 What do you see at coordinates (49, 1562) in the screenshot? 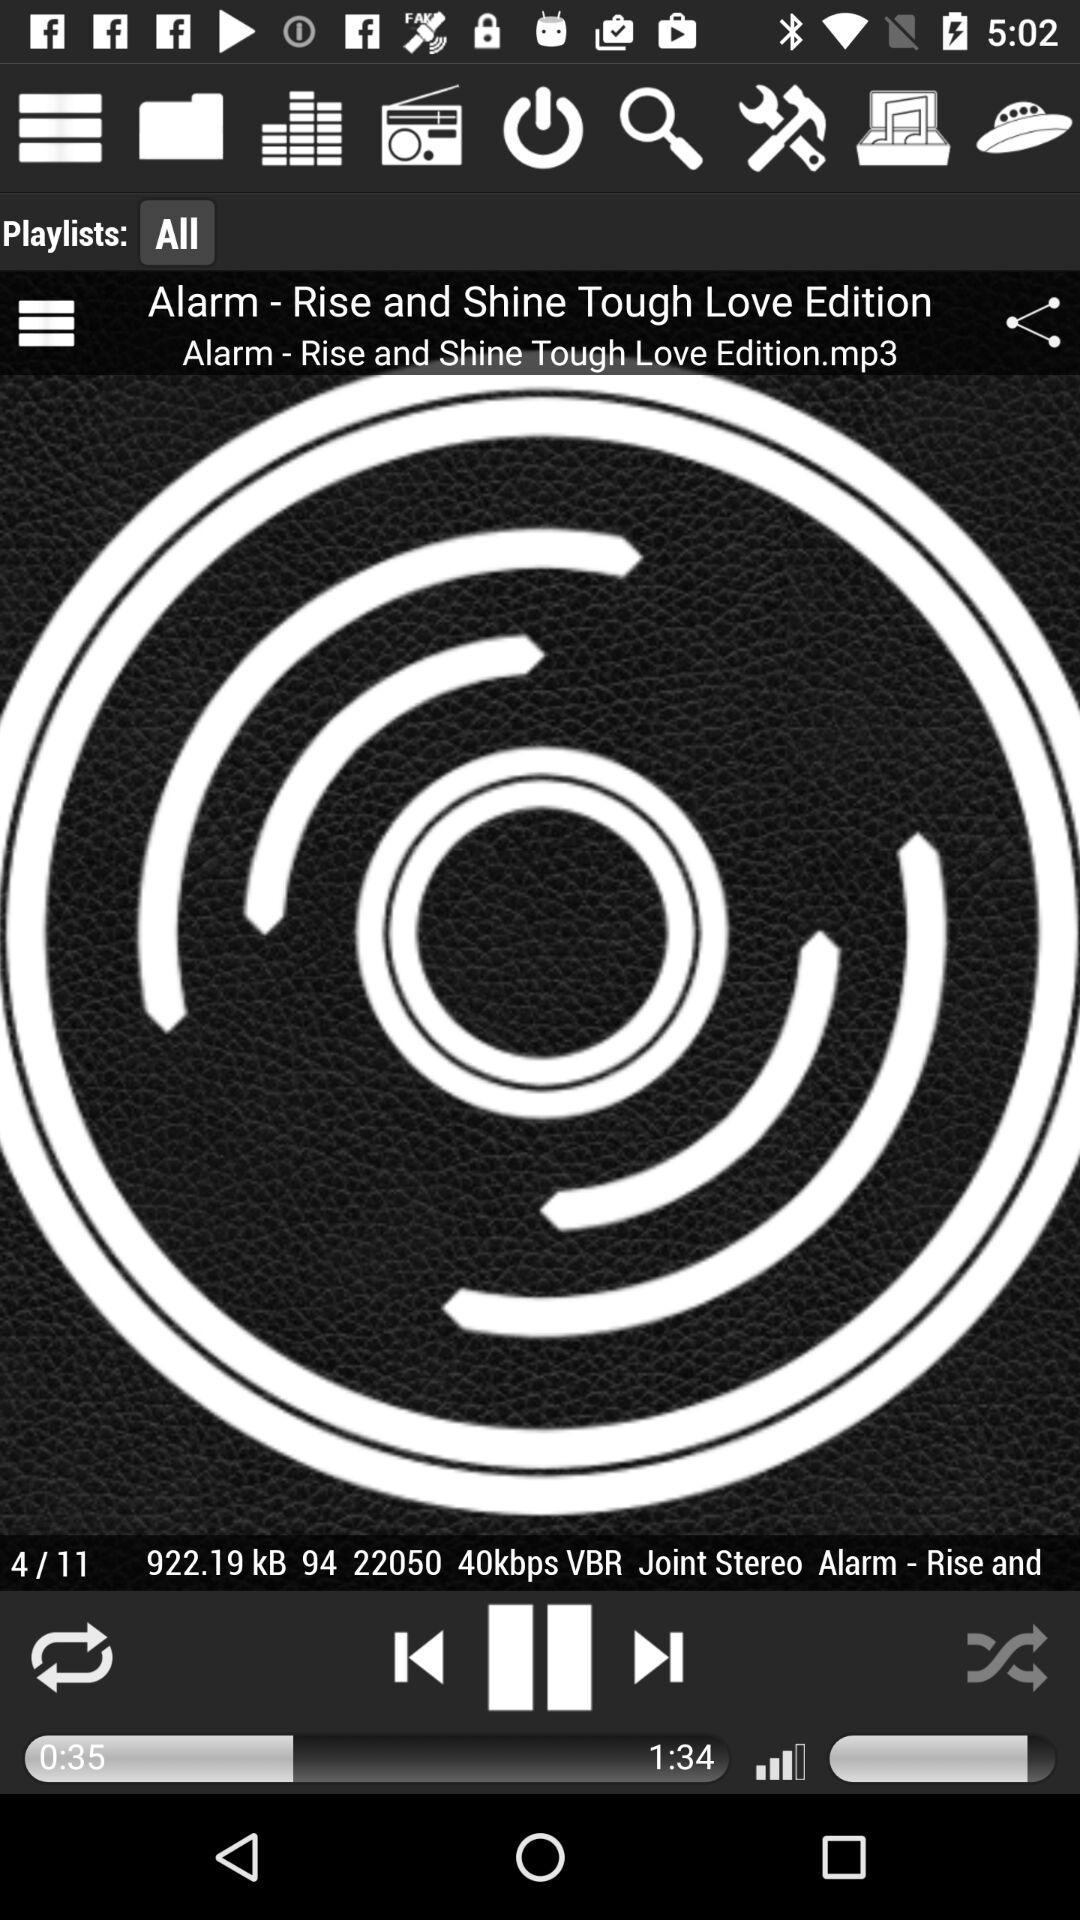
I see `the 4 / 11` at bounding box center [49, 1562].